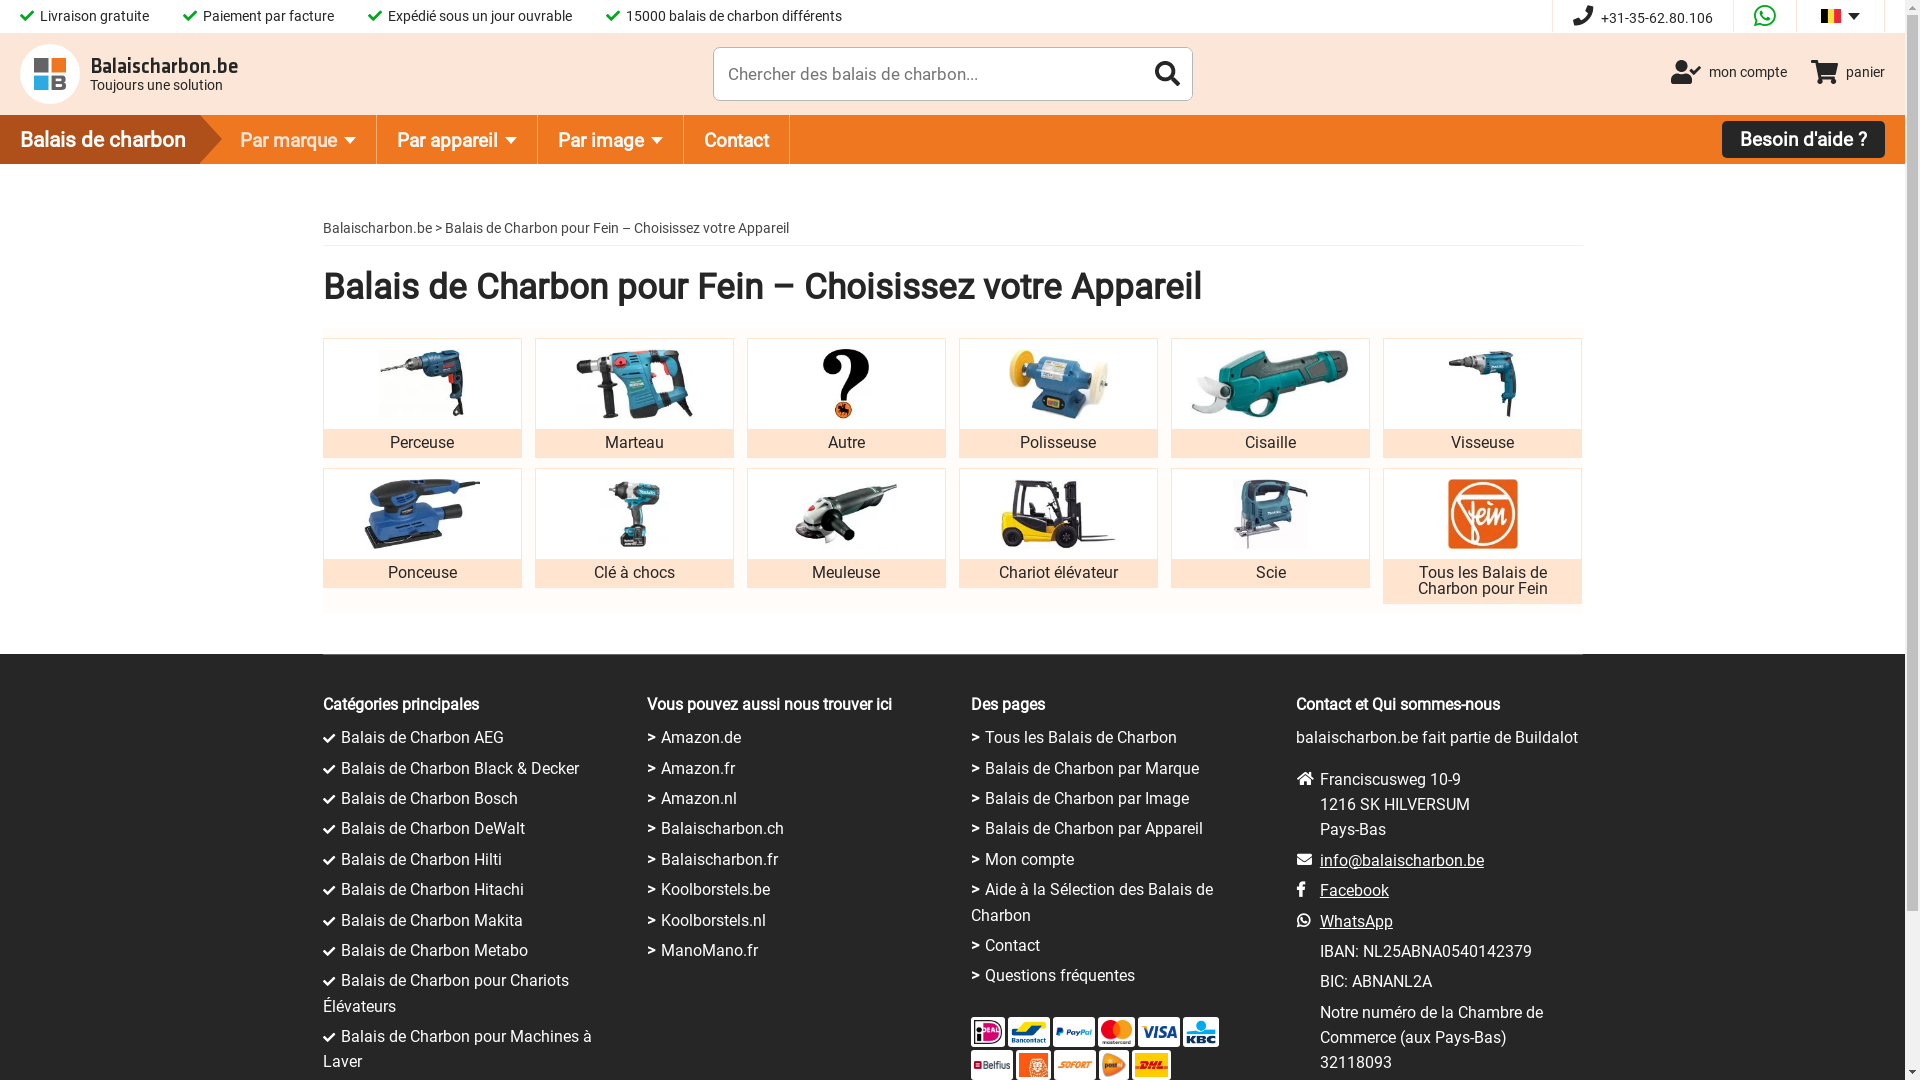 This screenshot has height=1080, width=1920. I want to click on 'Par image', so click(609, 138).